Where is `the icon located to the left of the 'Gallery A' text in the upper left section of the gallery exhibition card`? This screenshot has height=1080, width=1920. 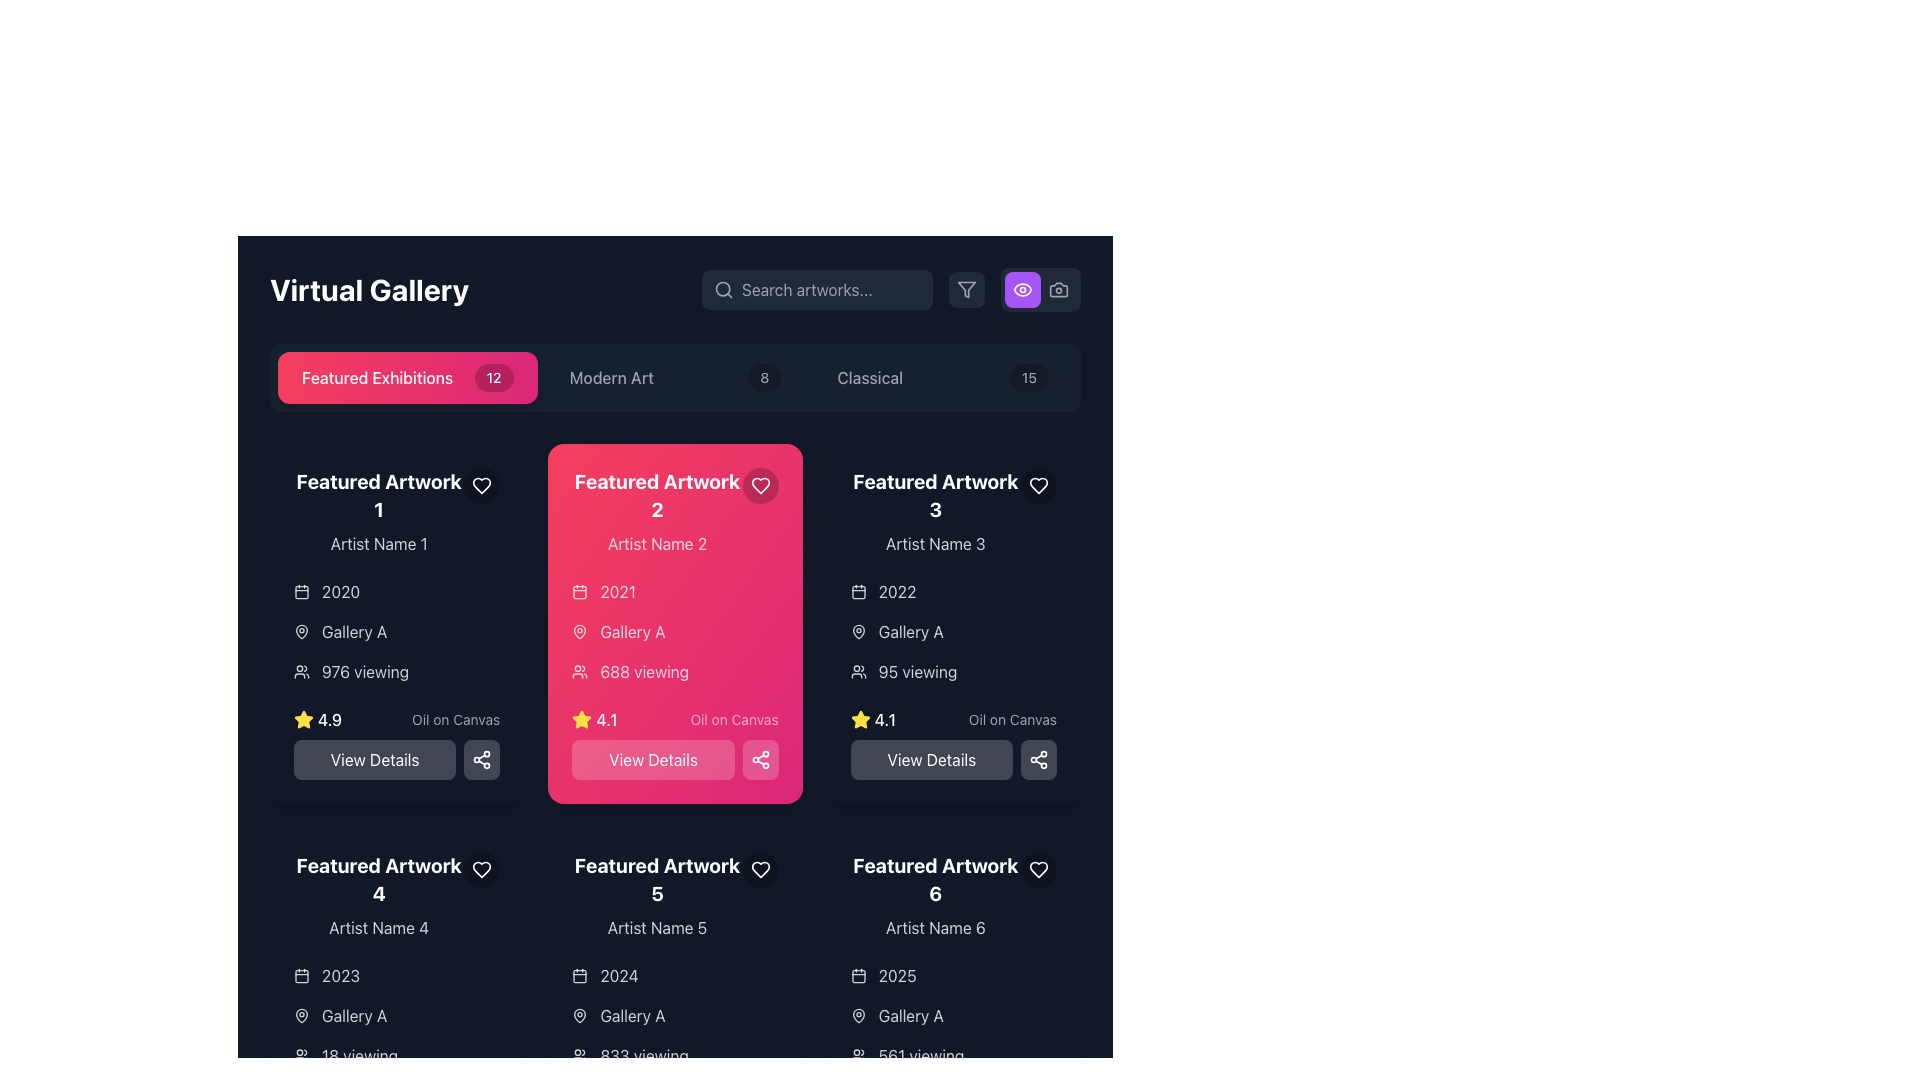
the icon located to the left of the 'Gallery A' text in the upper left section of the gallery exhibition card is located at coordinates (301, 632).